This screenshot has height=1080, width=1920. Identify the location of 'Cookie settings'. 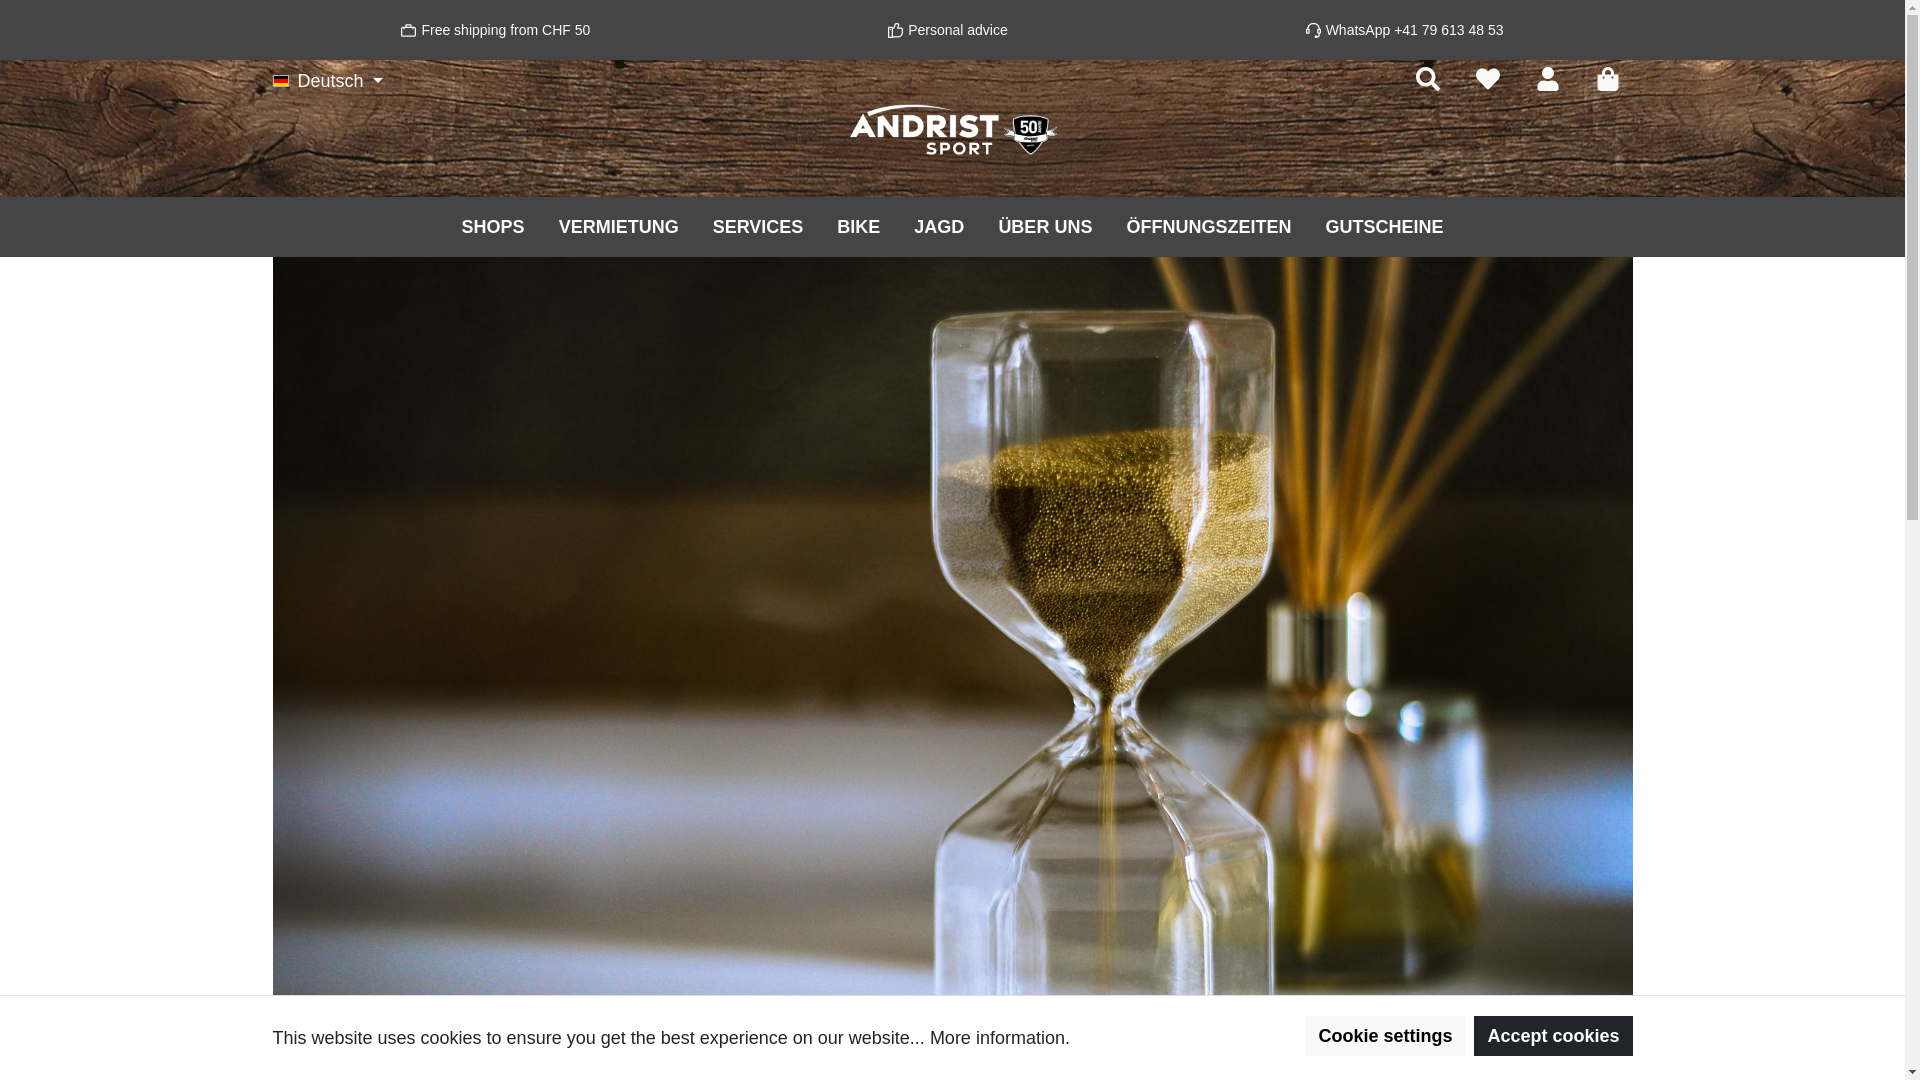
(1384, 1035).